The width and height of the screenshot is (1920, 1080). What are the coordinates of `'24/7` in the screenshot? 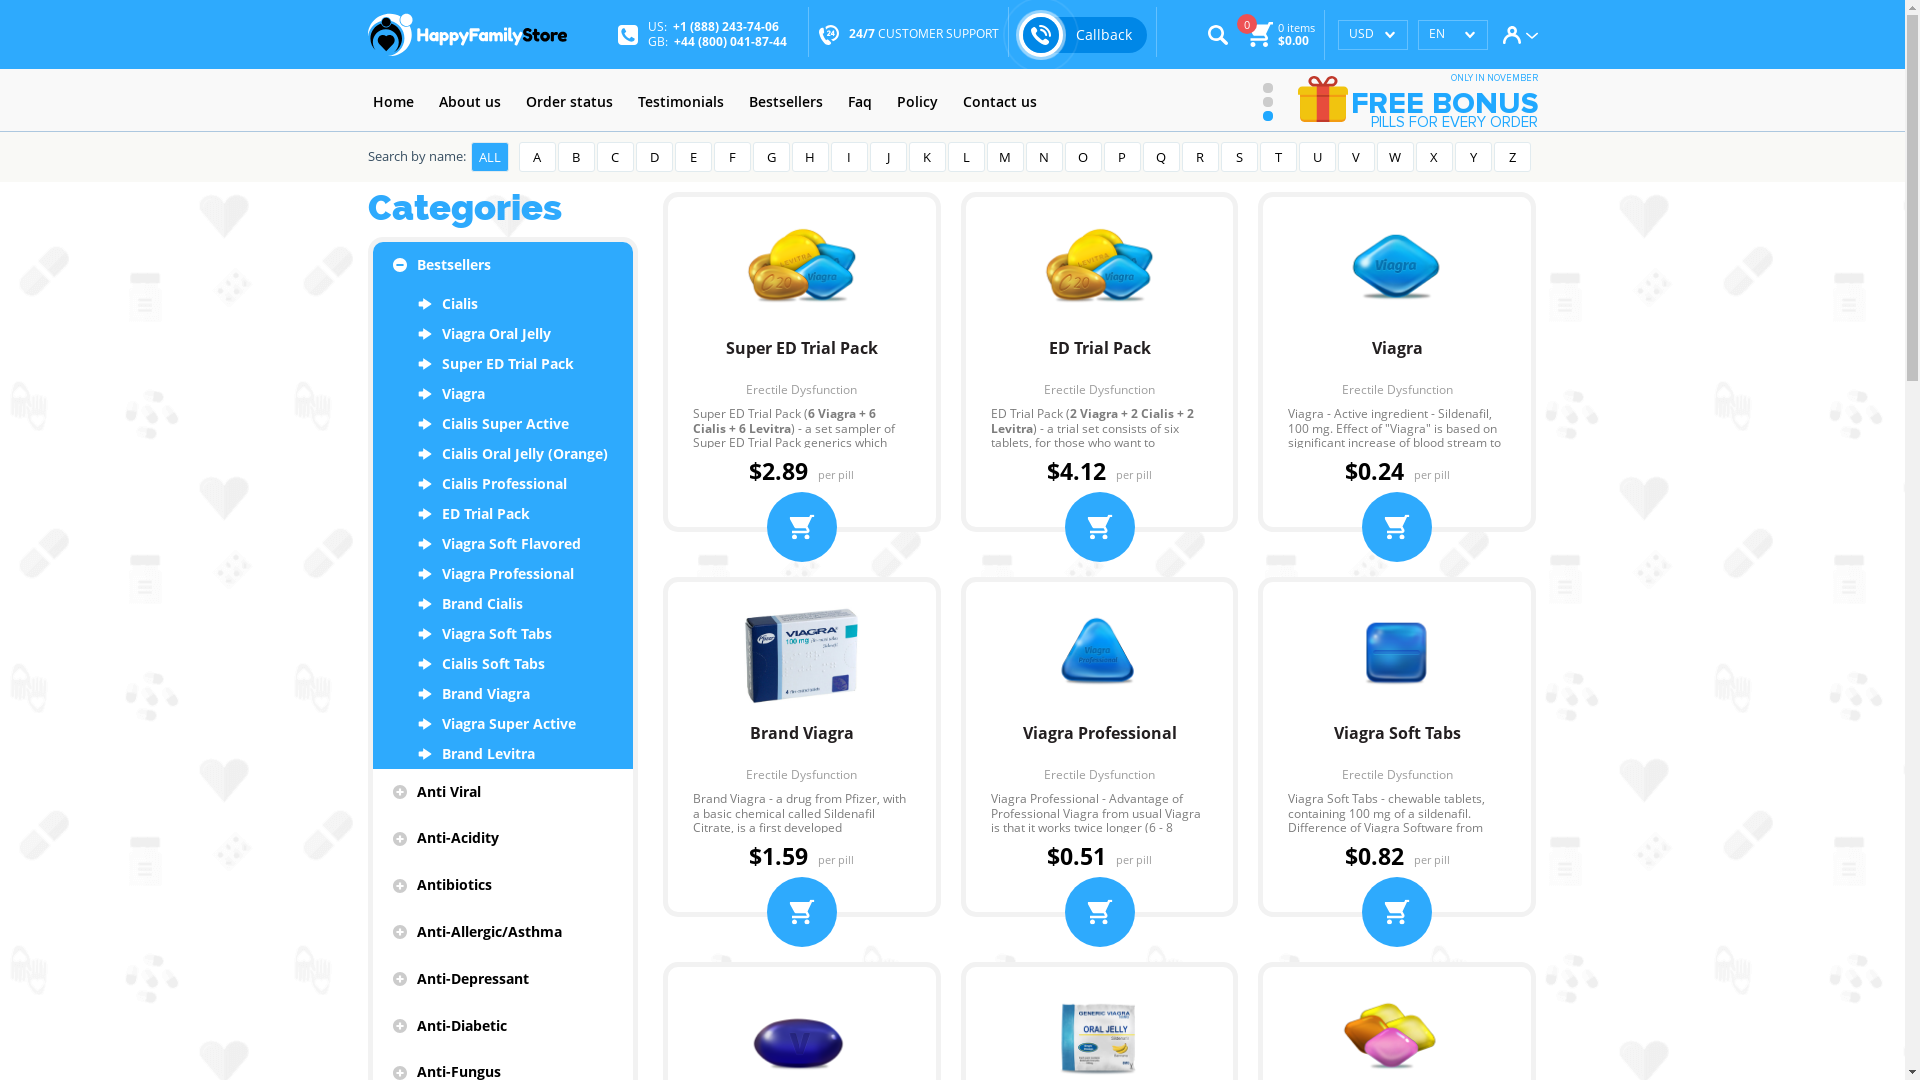 It's located at (922, 34).